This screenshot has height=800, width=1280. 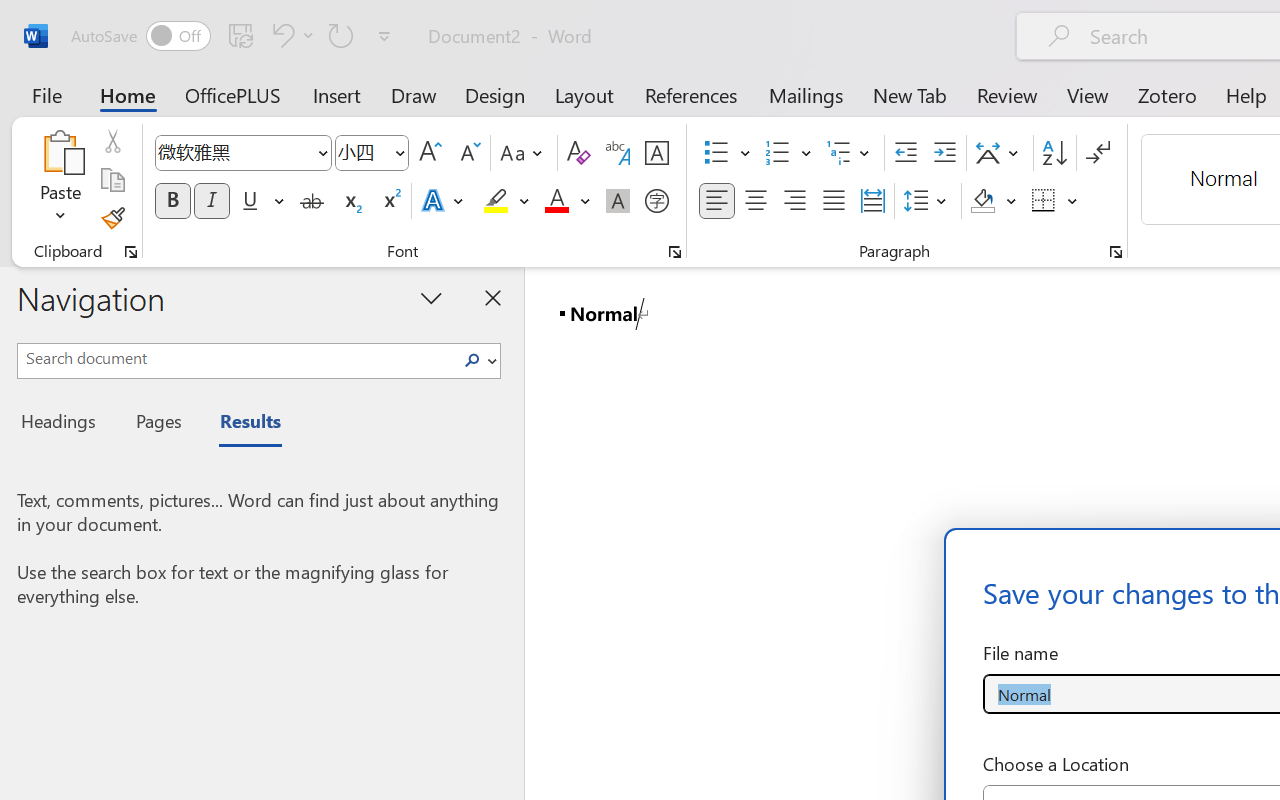 I want to click on 'Underline', so click(x=260, y=201).